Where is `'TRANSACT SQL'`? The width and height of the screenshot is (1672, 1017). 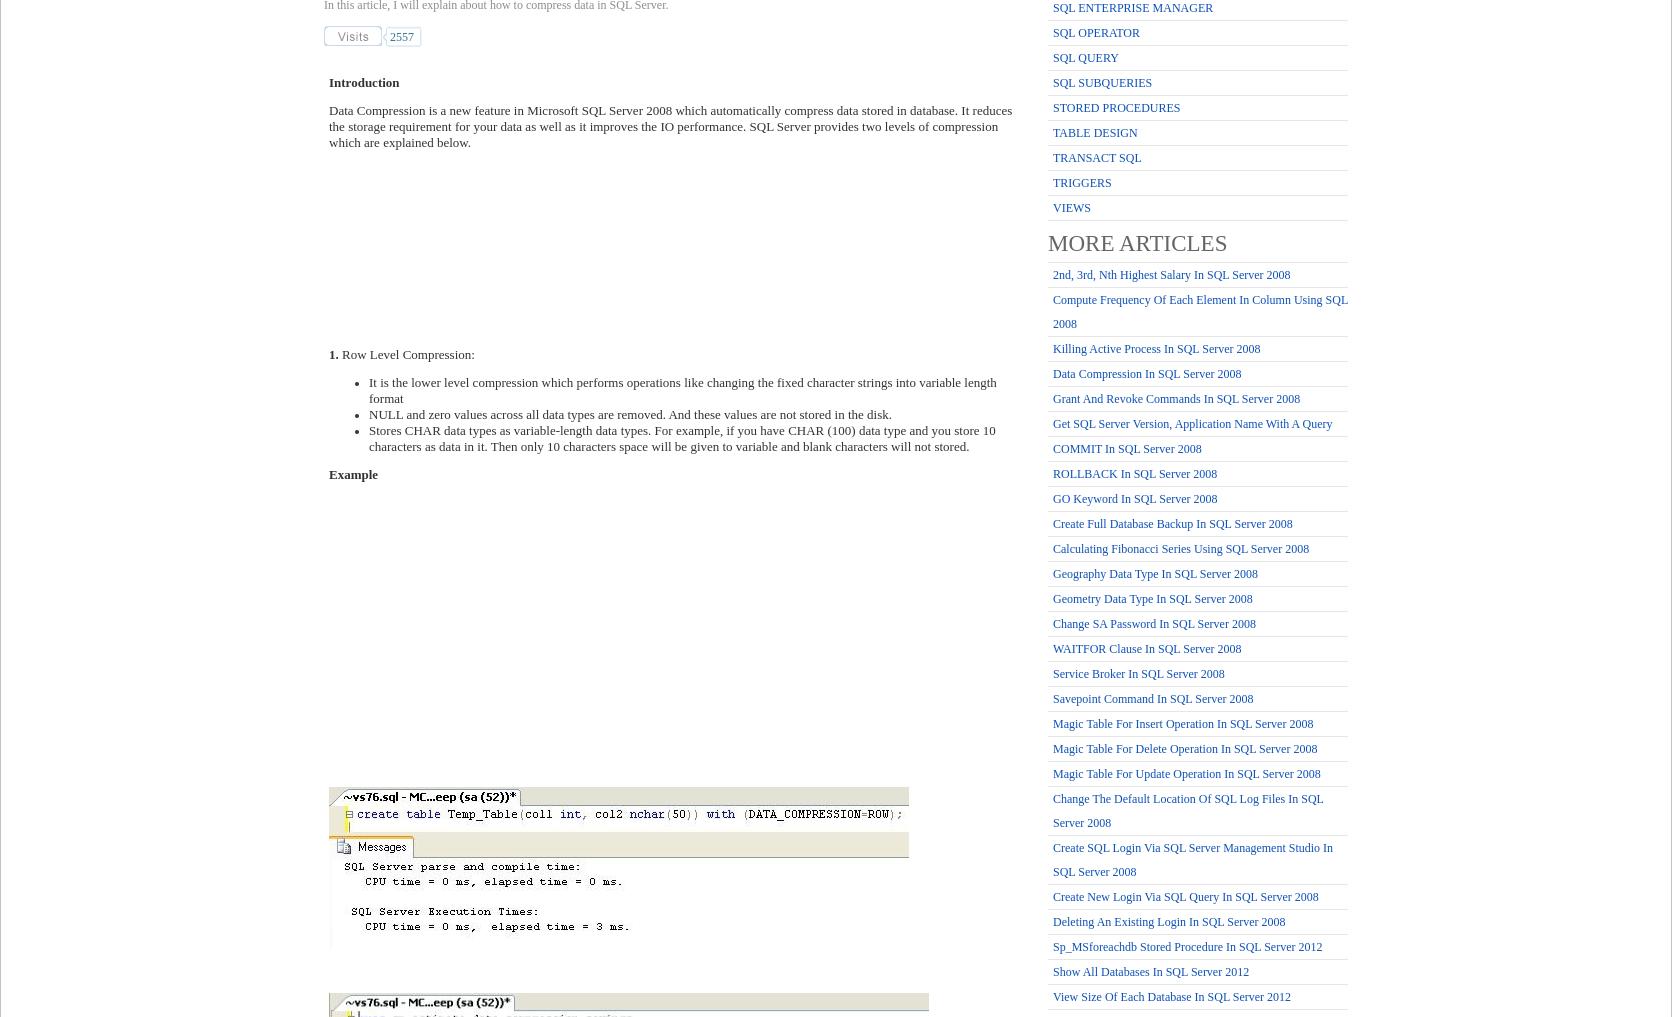 'TRANSACT SQL' is located at coordinates (1096, 157).